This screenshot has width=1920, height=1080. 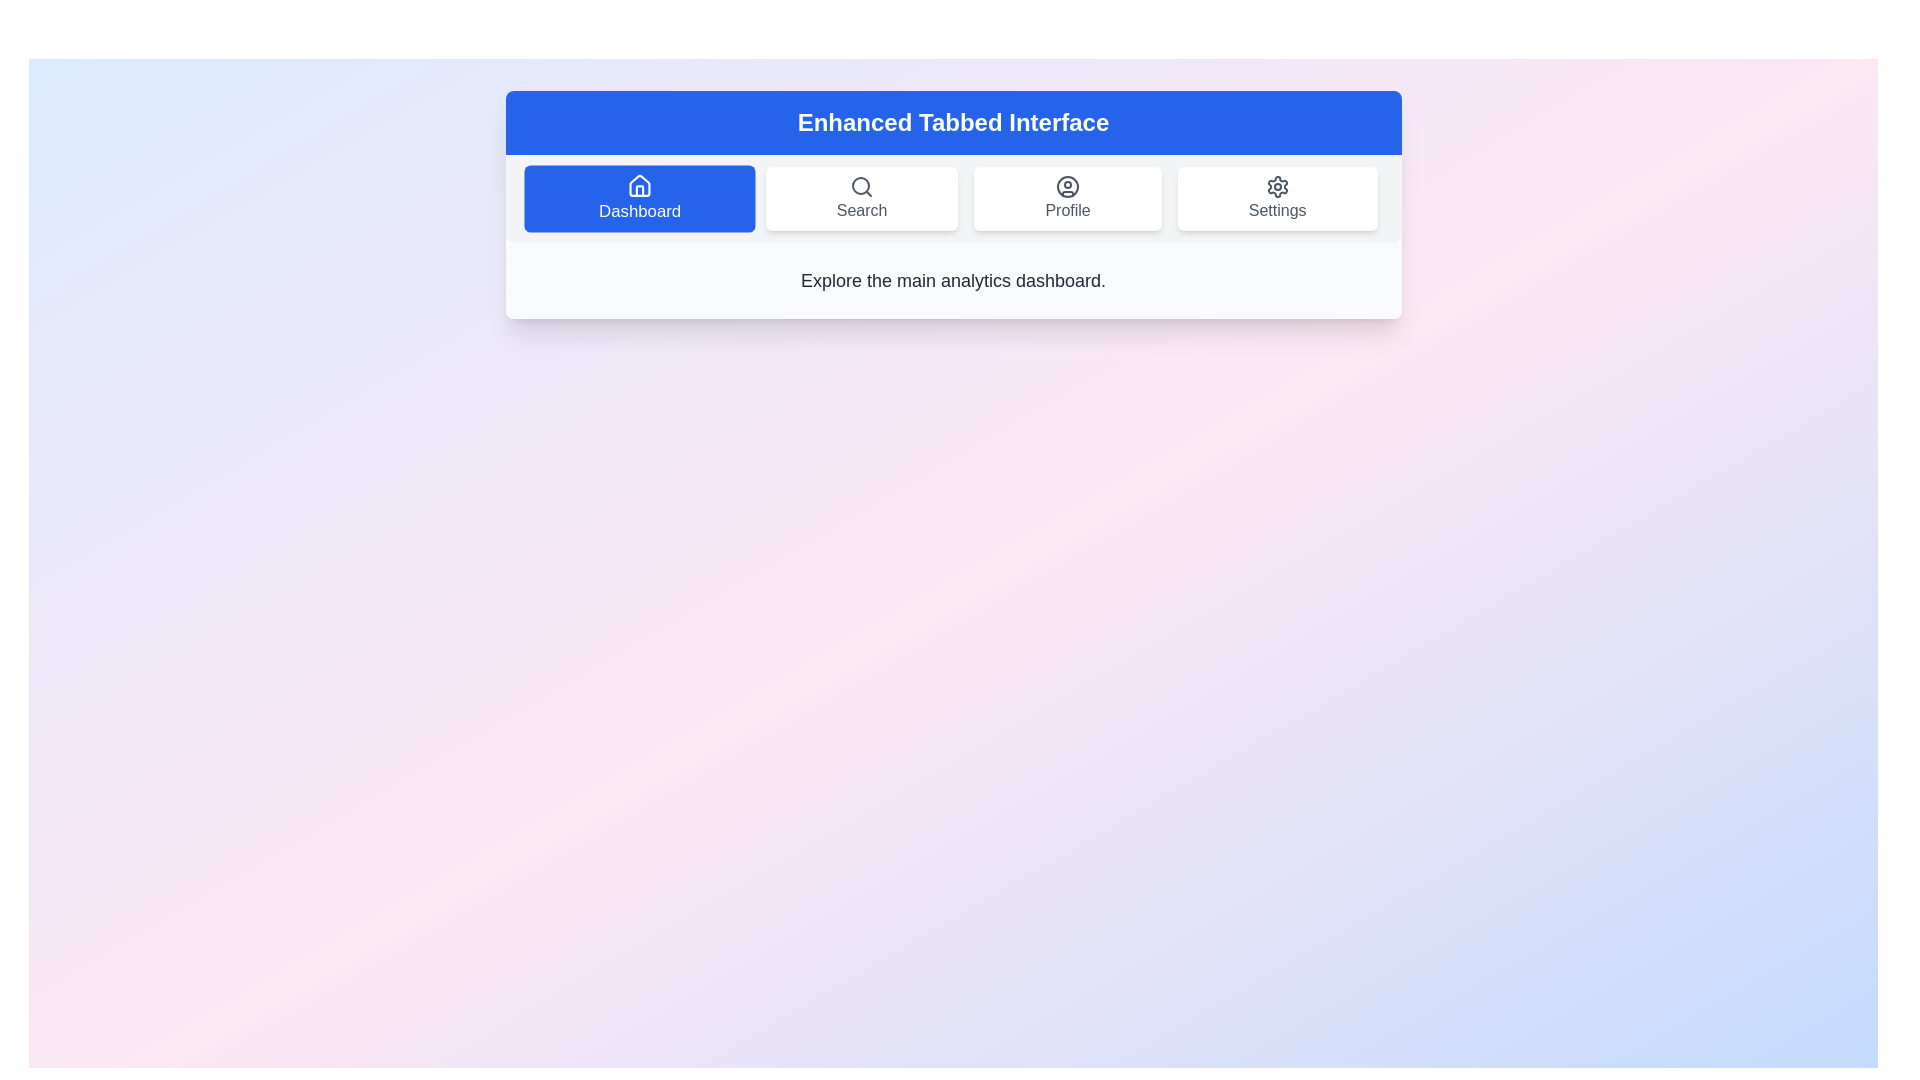 What do you see at coordinates (862, 211) in the screenshot?
I see `the 'Search' label in the navigation menu, which is located below the magnifying glass icon and between the 'Dashboard' and 'Profile' tabs` at bounding box center [862, 211].